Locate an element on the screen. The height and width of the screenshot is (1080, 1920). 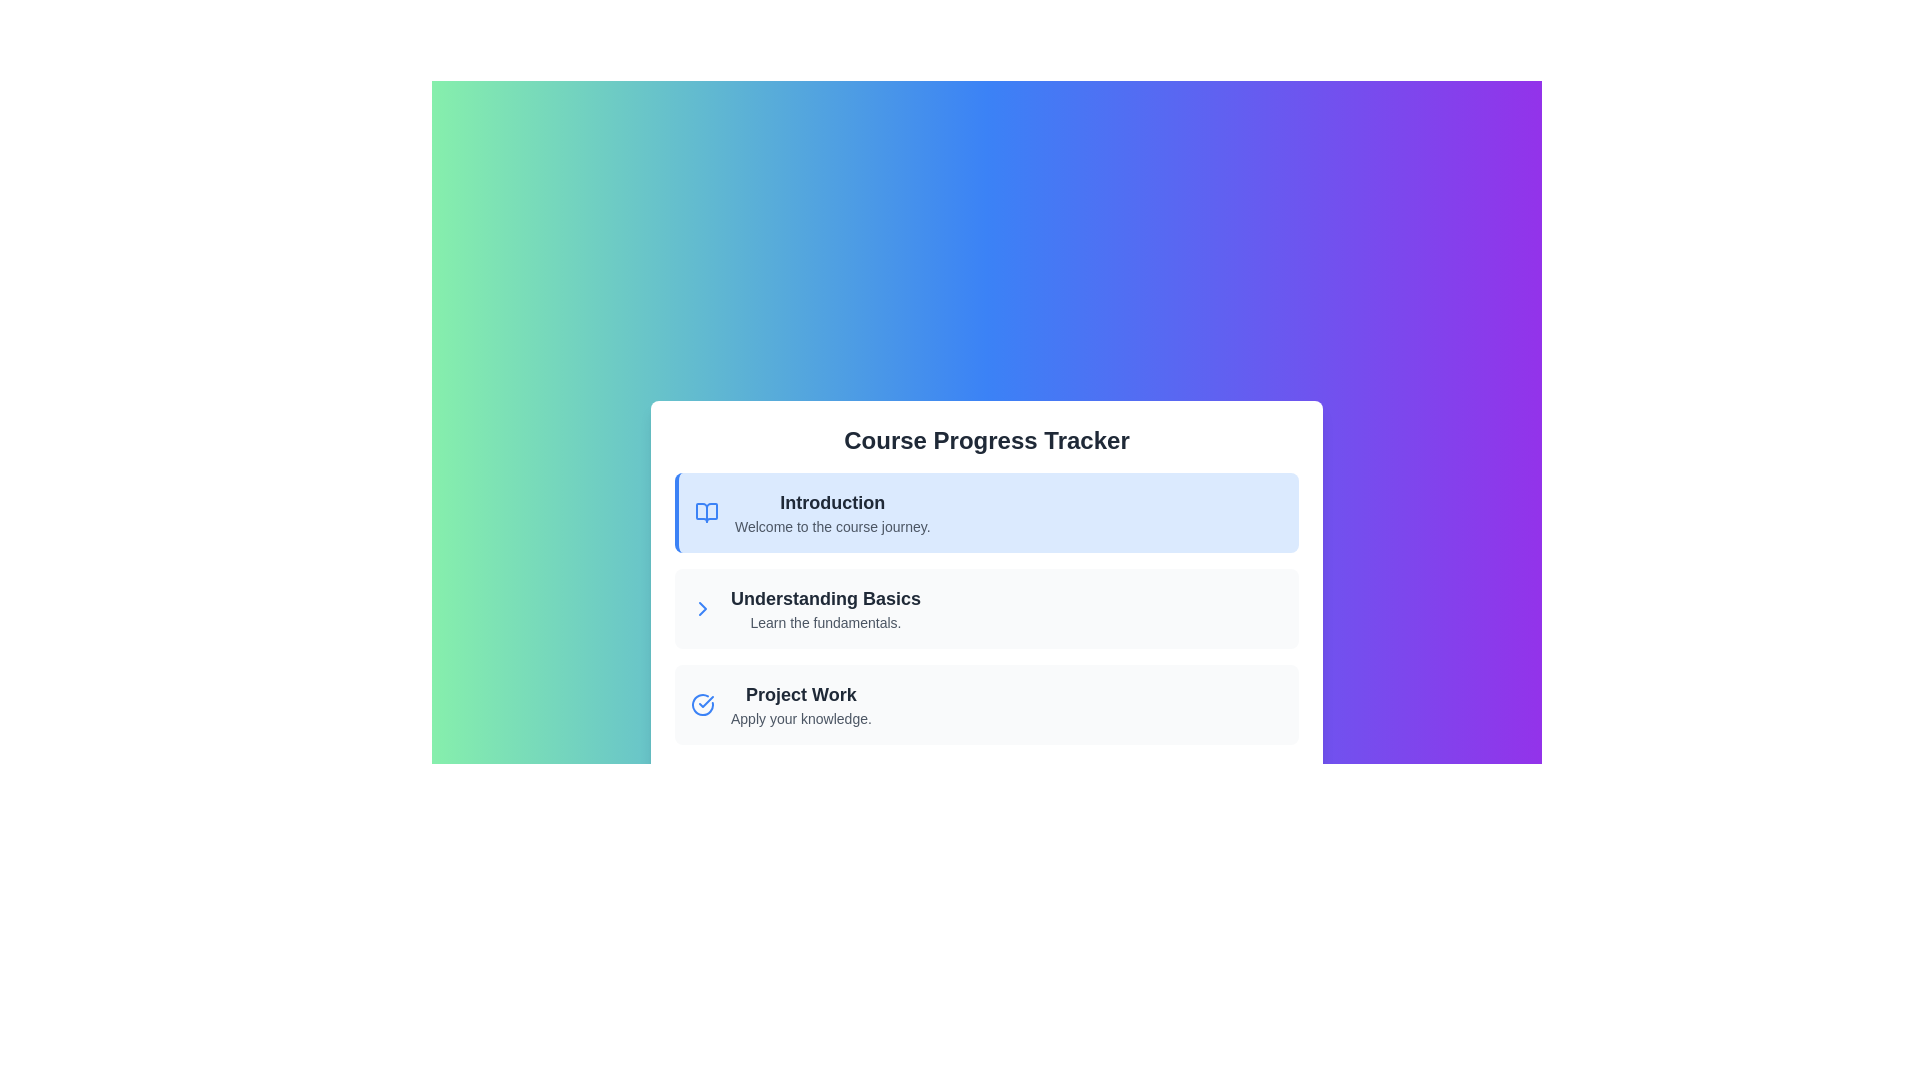
the List Item labeled 'Understanding Basics' for accessibility is located at coordinates (825, 608).